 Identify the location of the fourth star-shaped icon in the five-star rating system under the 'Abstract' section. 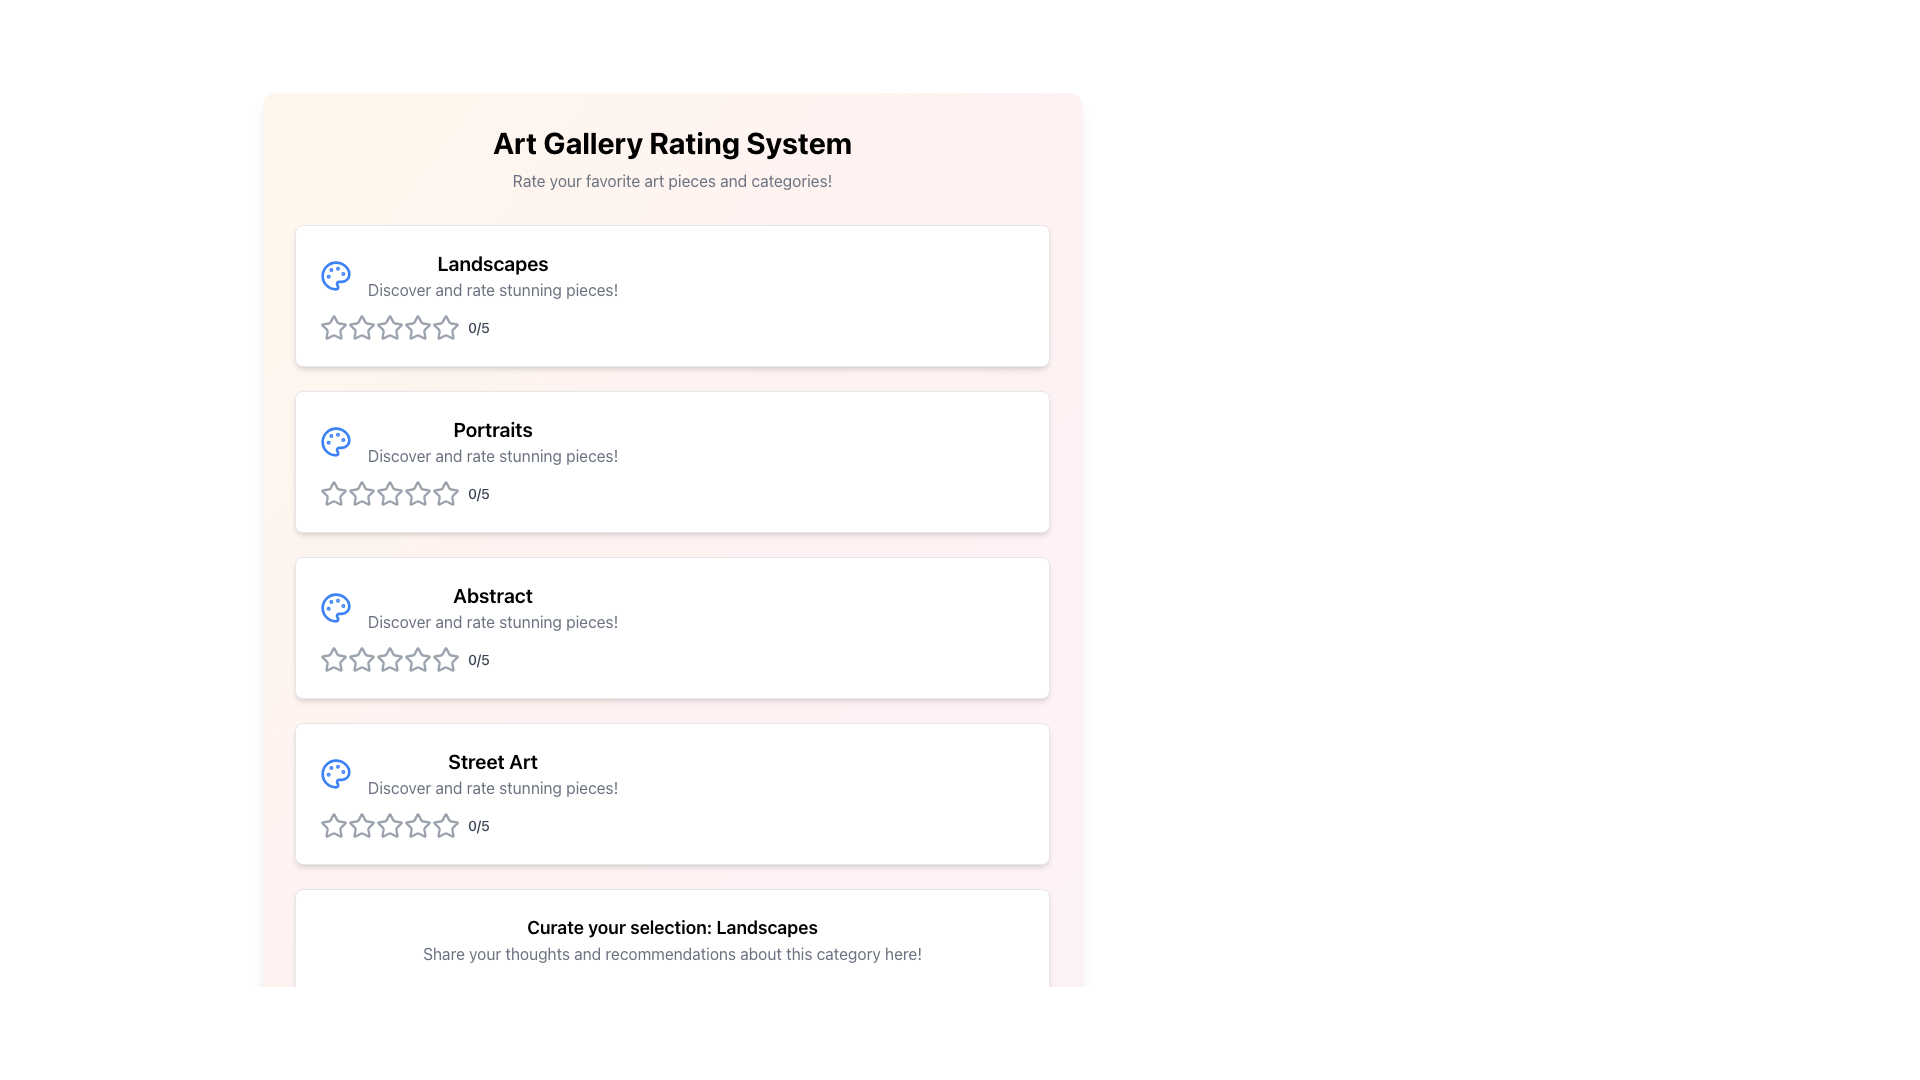
(416, 659).